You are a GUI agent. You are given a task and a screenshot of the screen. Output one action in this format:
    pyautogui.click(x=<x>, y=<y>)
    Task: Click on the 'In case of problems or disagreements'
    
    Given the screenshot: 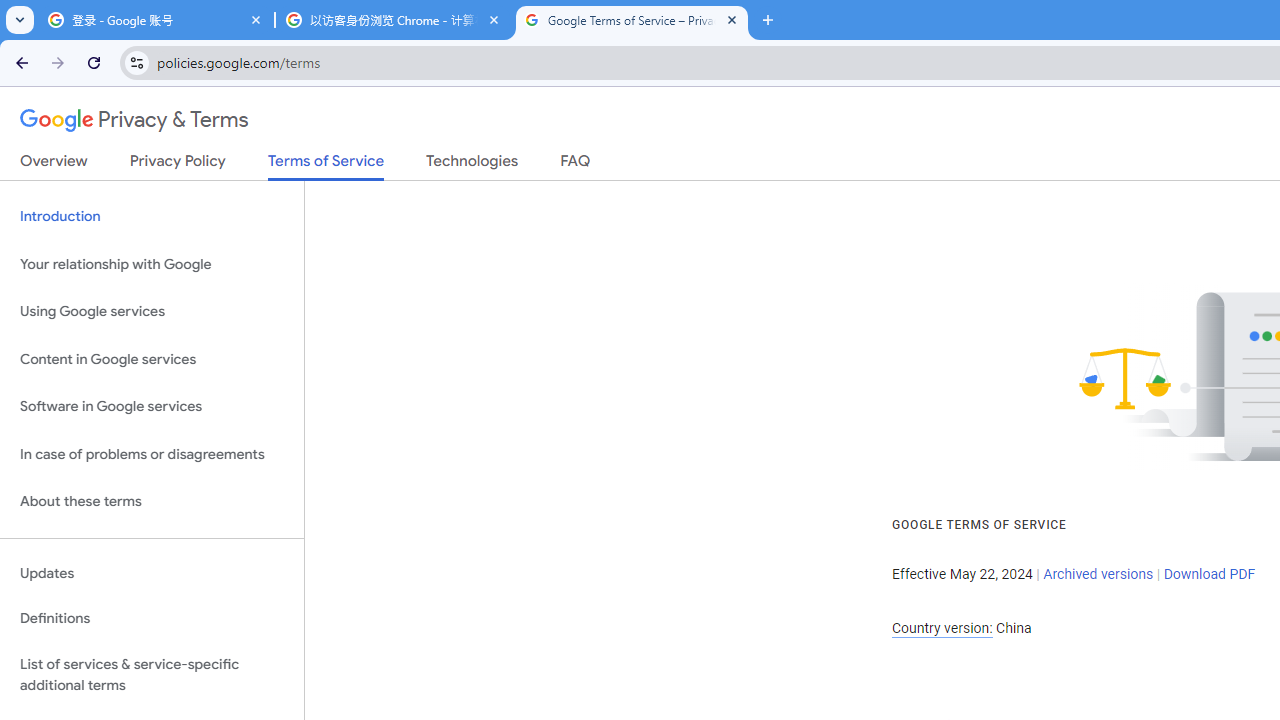 What is the action you would take?
    pyautogui.click(x=151, y=454)
    